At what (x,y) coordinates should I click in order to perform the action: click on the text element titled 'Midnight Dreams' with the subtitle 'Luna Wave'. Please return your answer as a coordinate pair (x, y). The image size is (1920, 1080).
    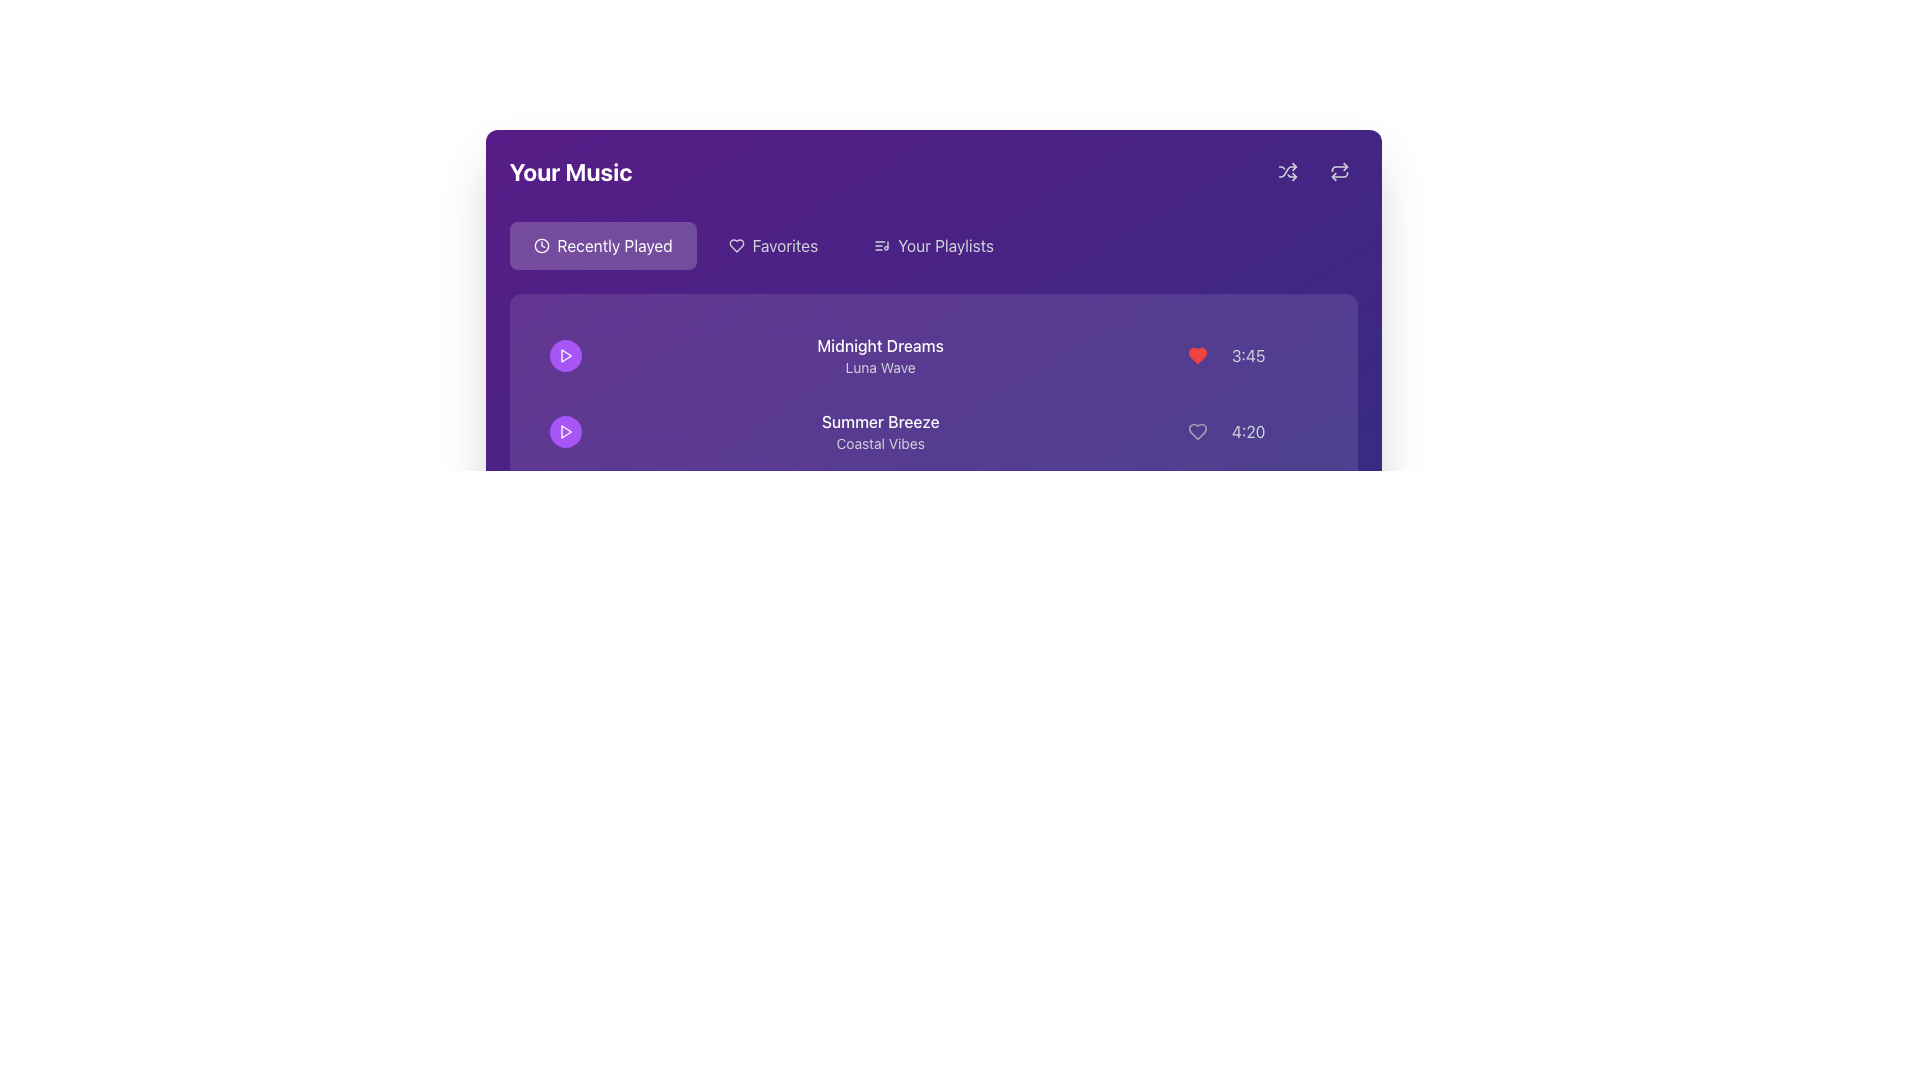
    Looking at the image, I should click on (880, 354).